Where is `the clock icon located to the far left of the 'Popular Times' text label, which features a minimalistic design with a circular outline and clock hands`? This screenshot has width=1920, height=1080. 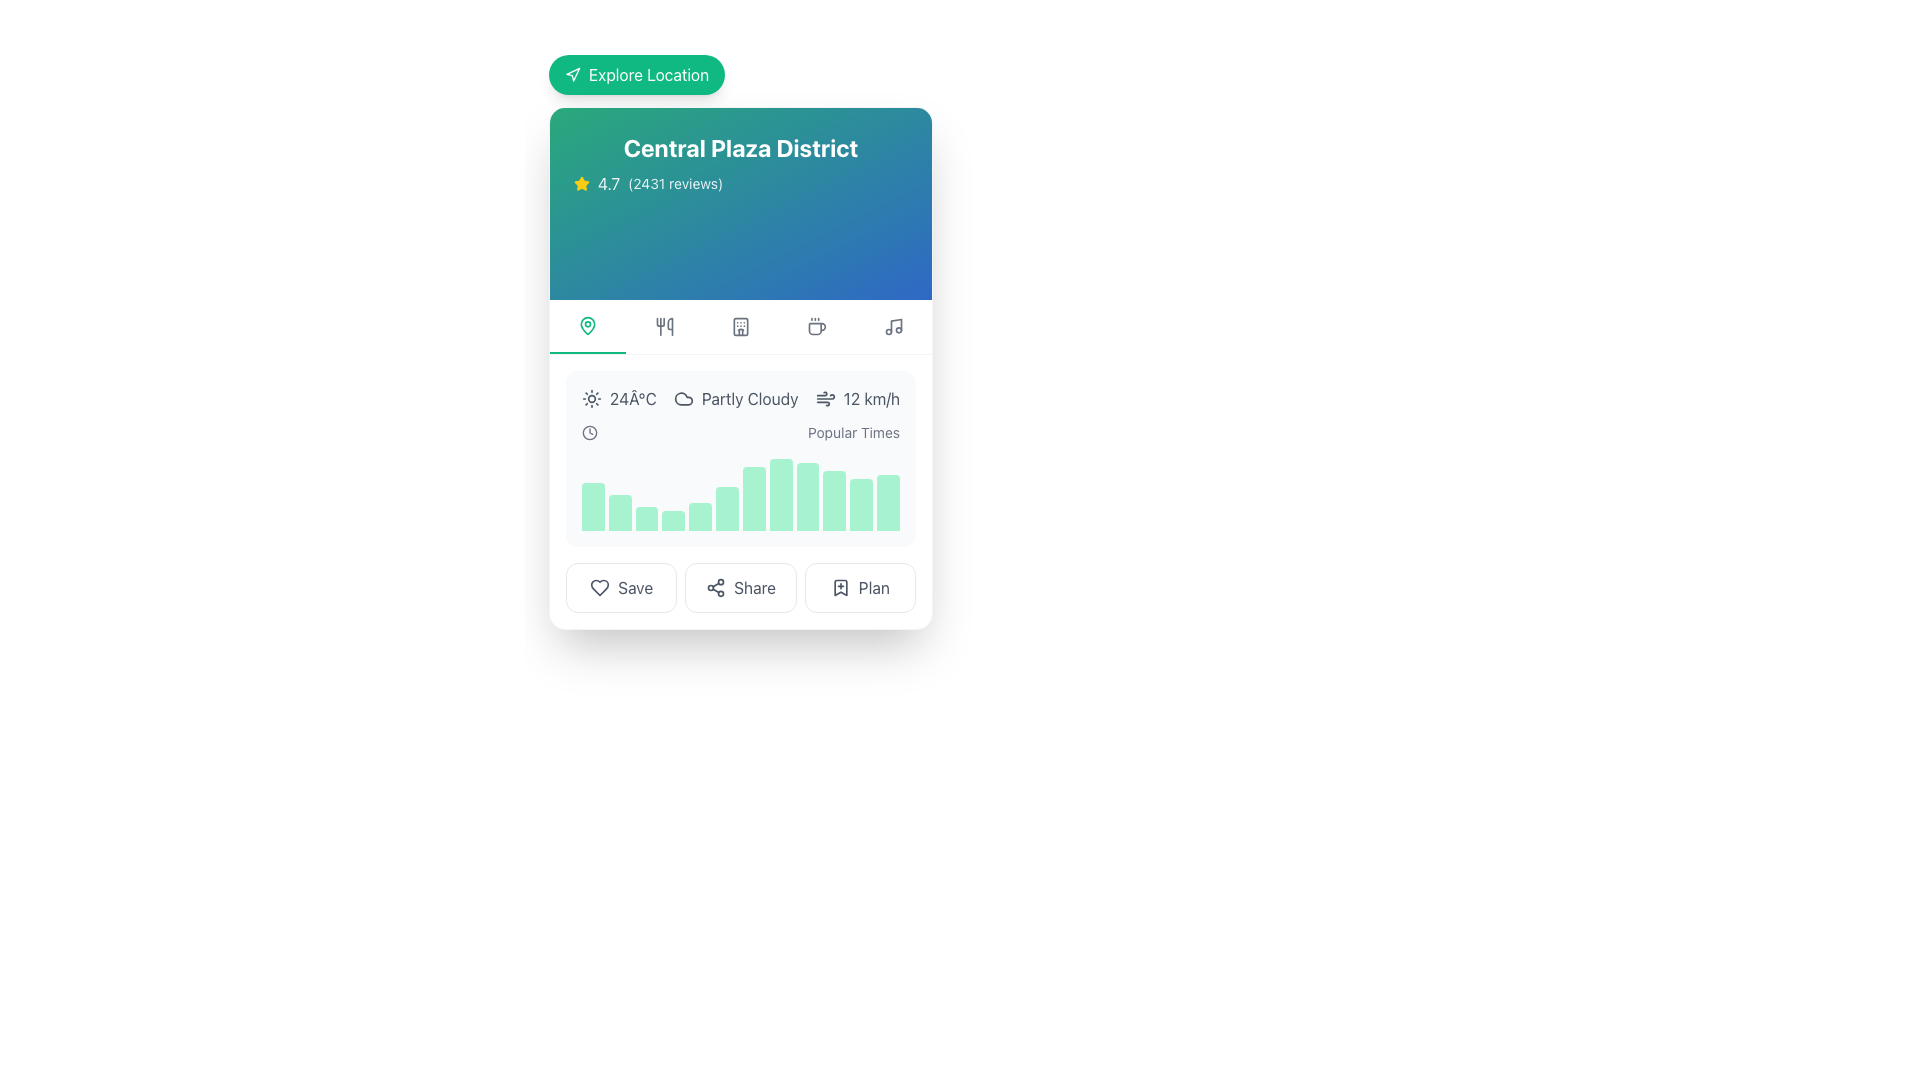
the clock icon located to the far left of the 'Popular Times' text label, which features a minimalistic design with a circular outline and clock hands is located at coordinates (589, 431).